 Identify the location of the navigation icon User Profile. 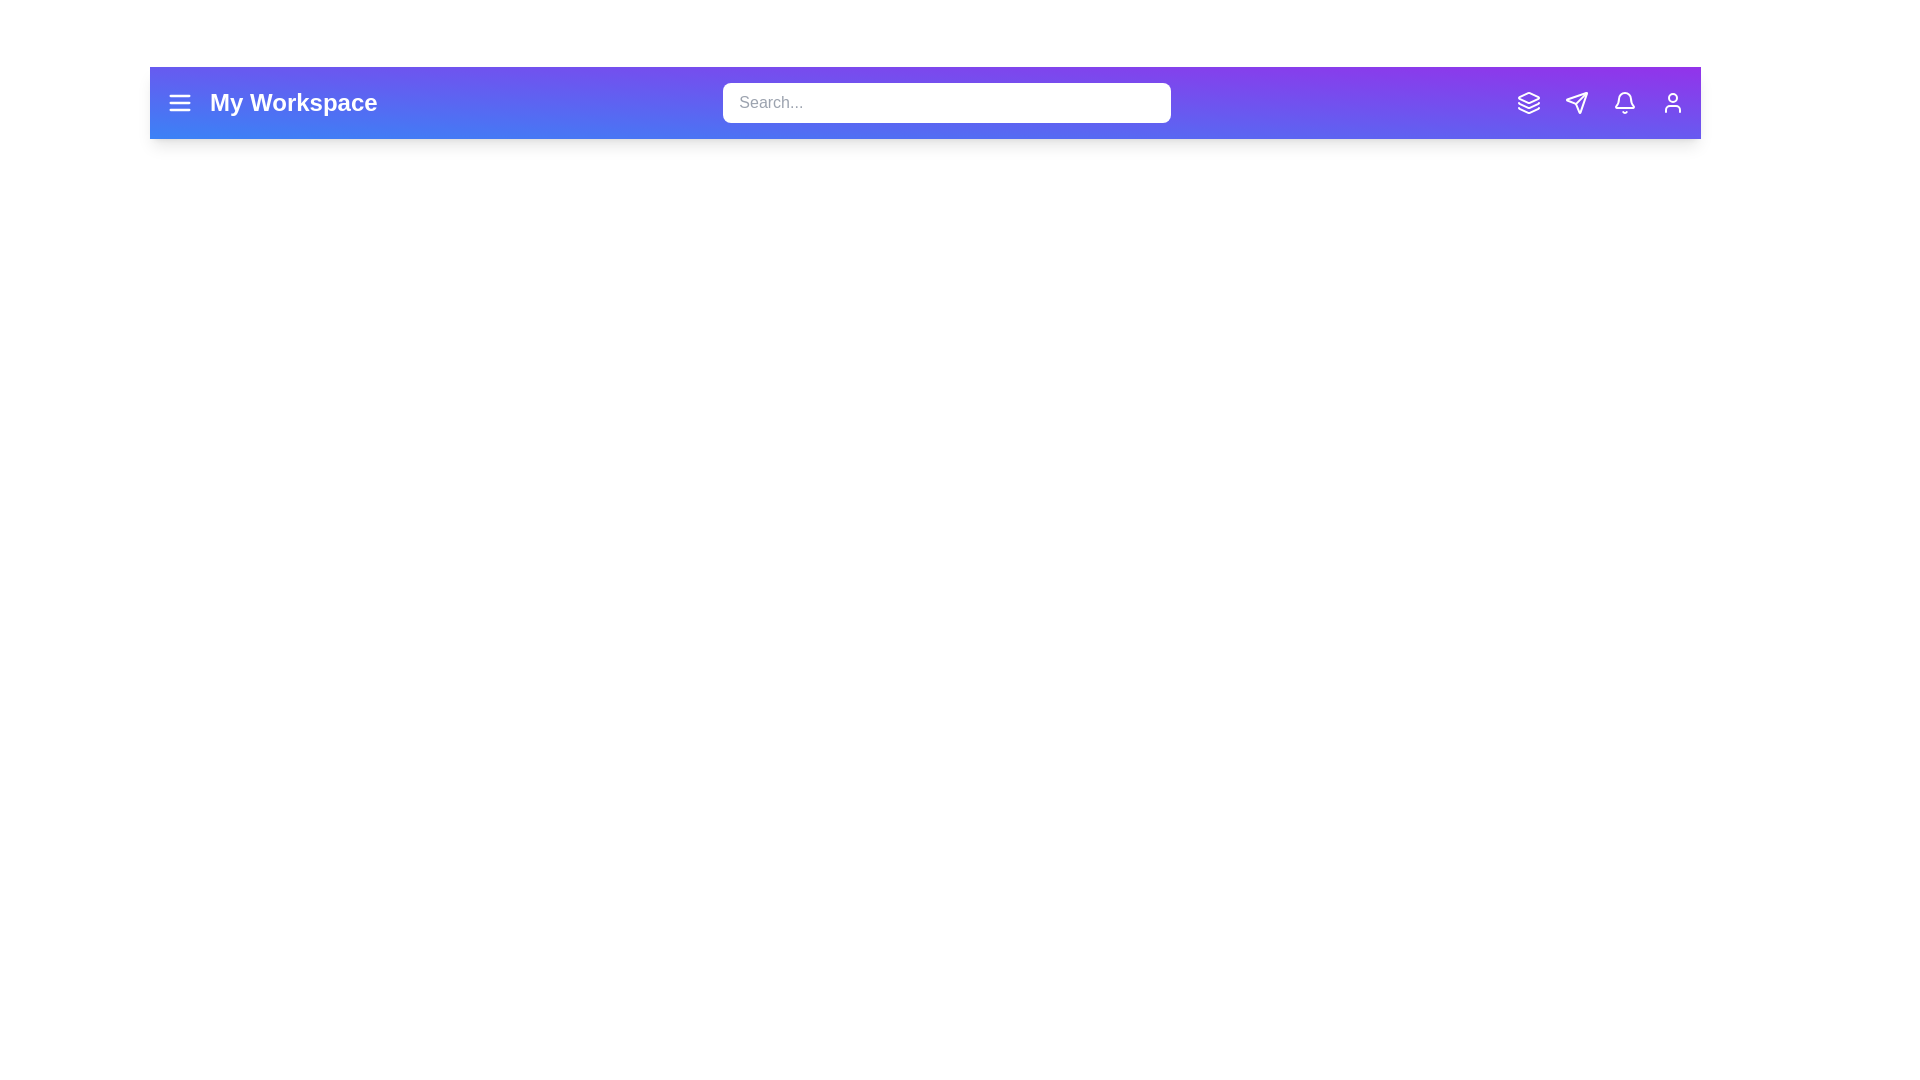
(1673, 103).